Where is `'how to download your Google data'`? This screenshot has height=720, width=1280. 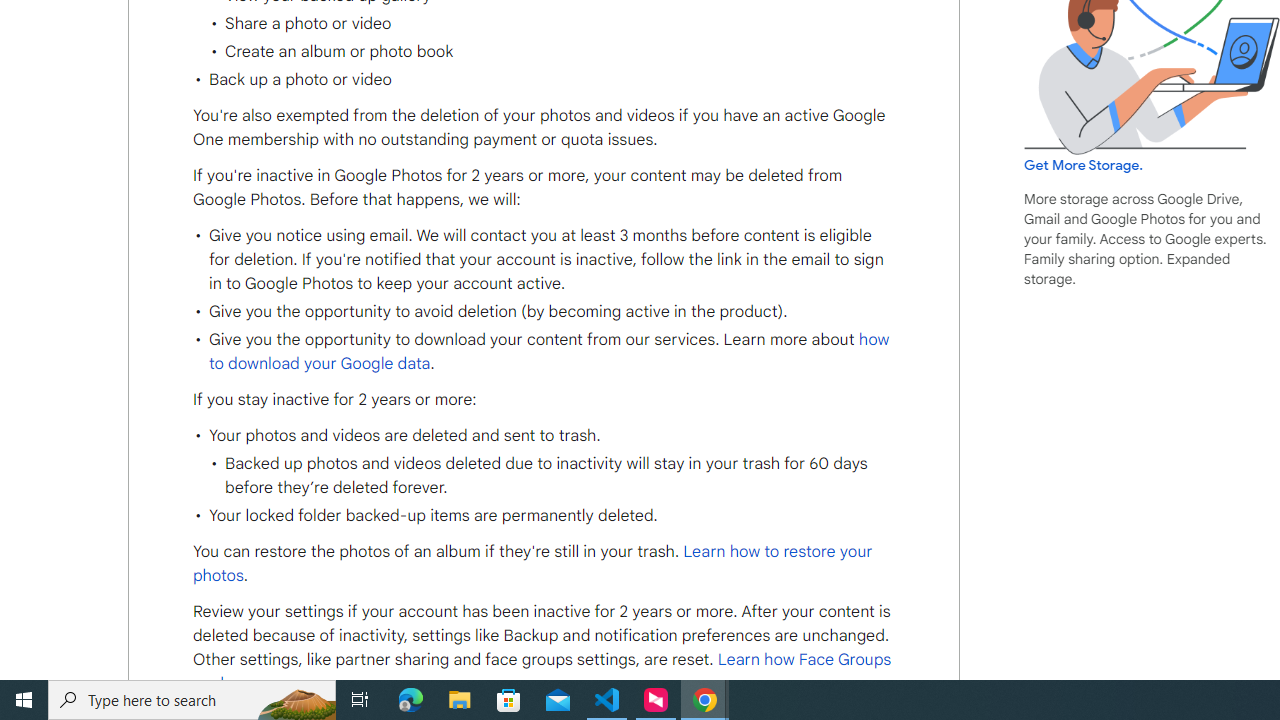
'how to download your Google data' is located at coordinates (549, 350).